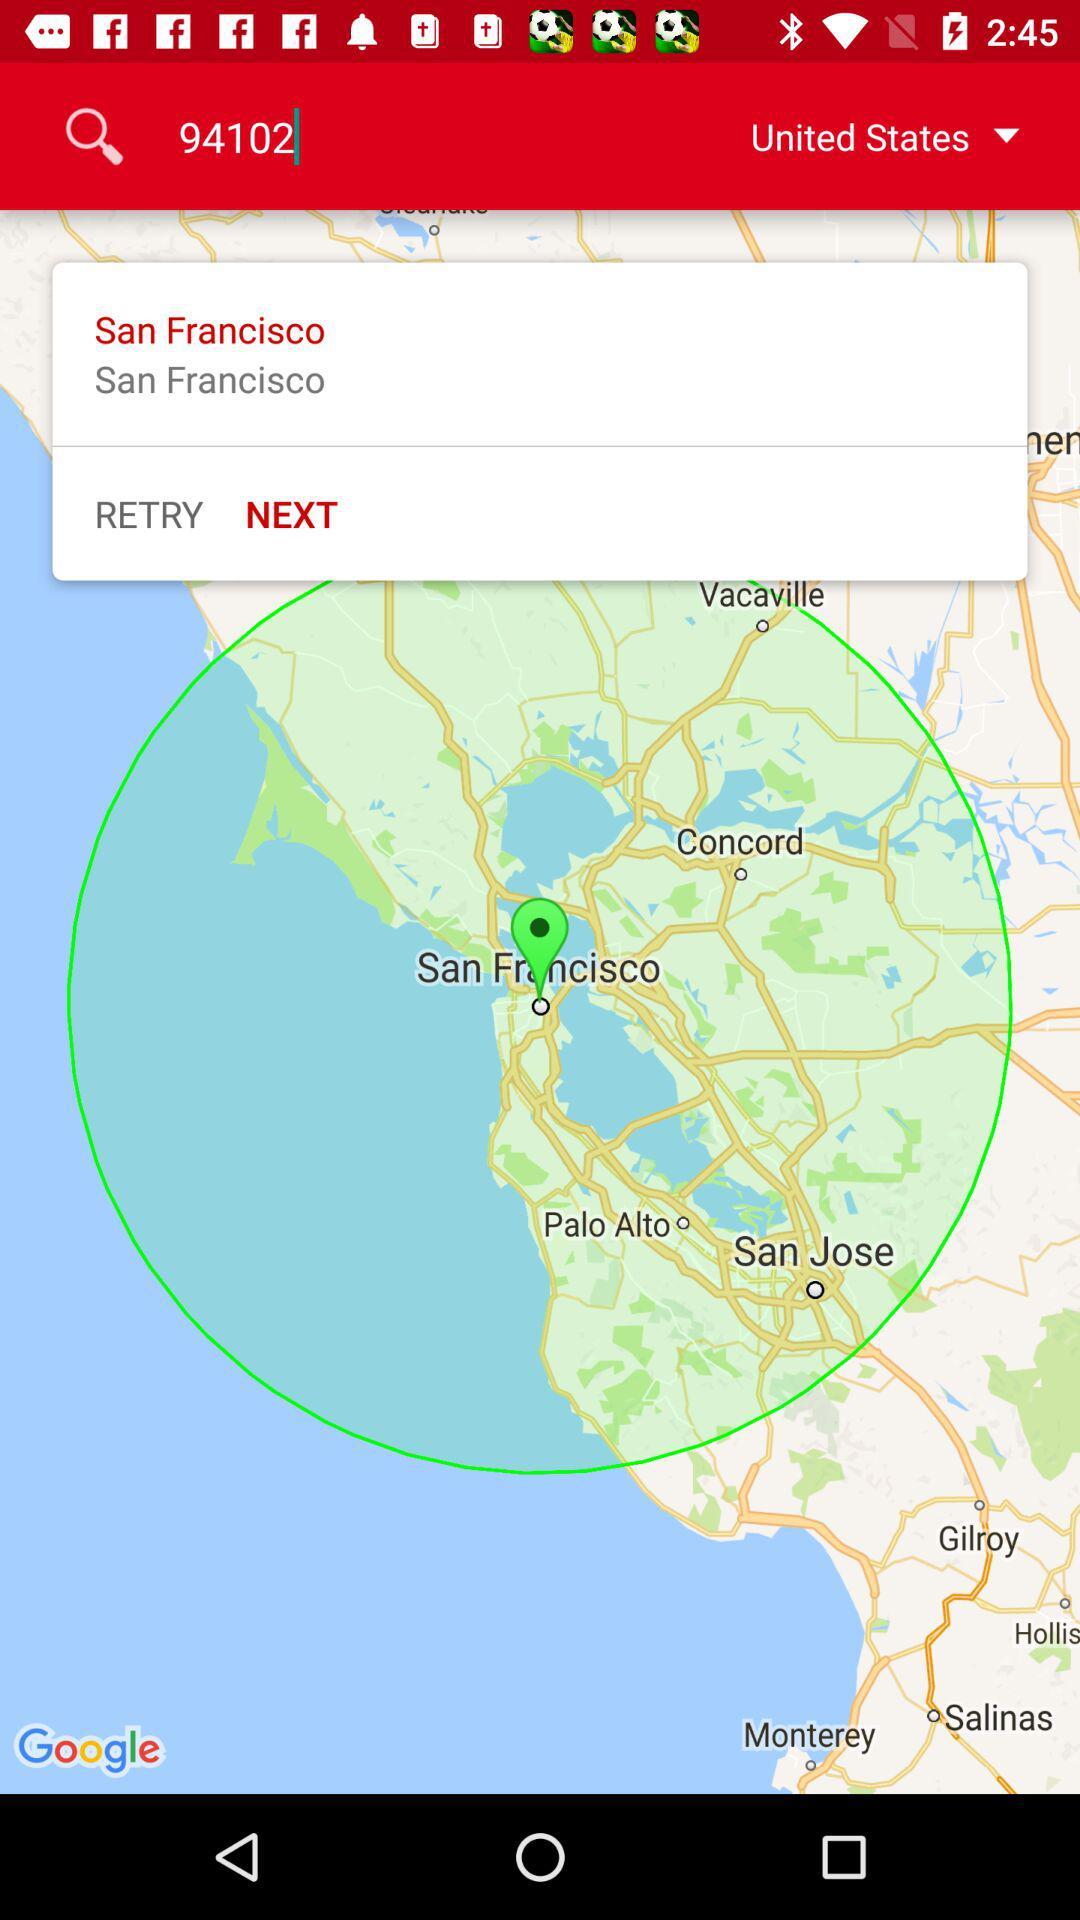 This screenshot has height=1920, width=1080. Describe the element at coordinates (147, 513) in the screenshot. I see `the retry item` at that location.